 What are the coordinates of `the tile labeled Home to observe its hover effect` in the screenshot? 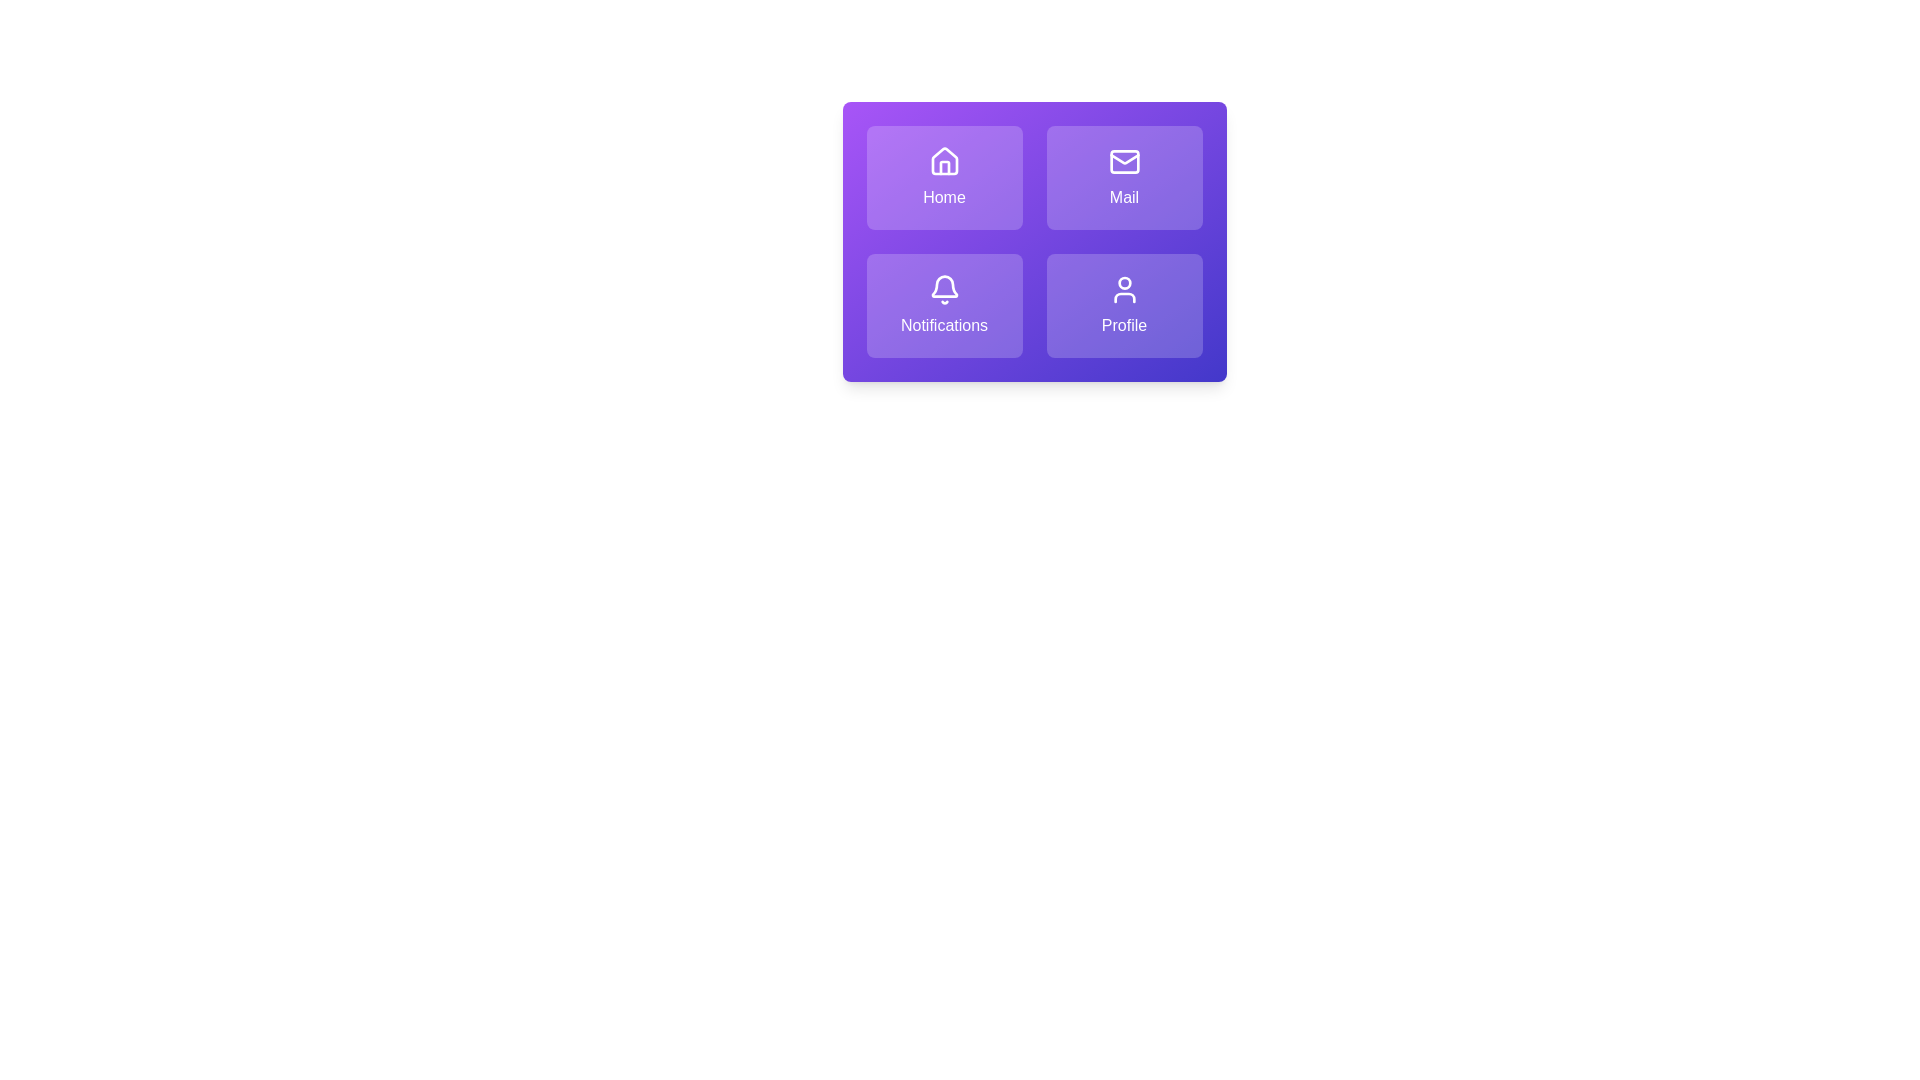 It's located at (943, 176).